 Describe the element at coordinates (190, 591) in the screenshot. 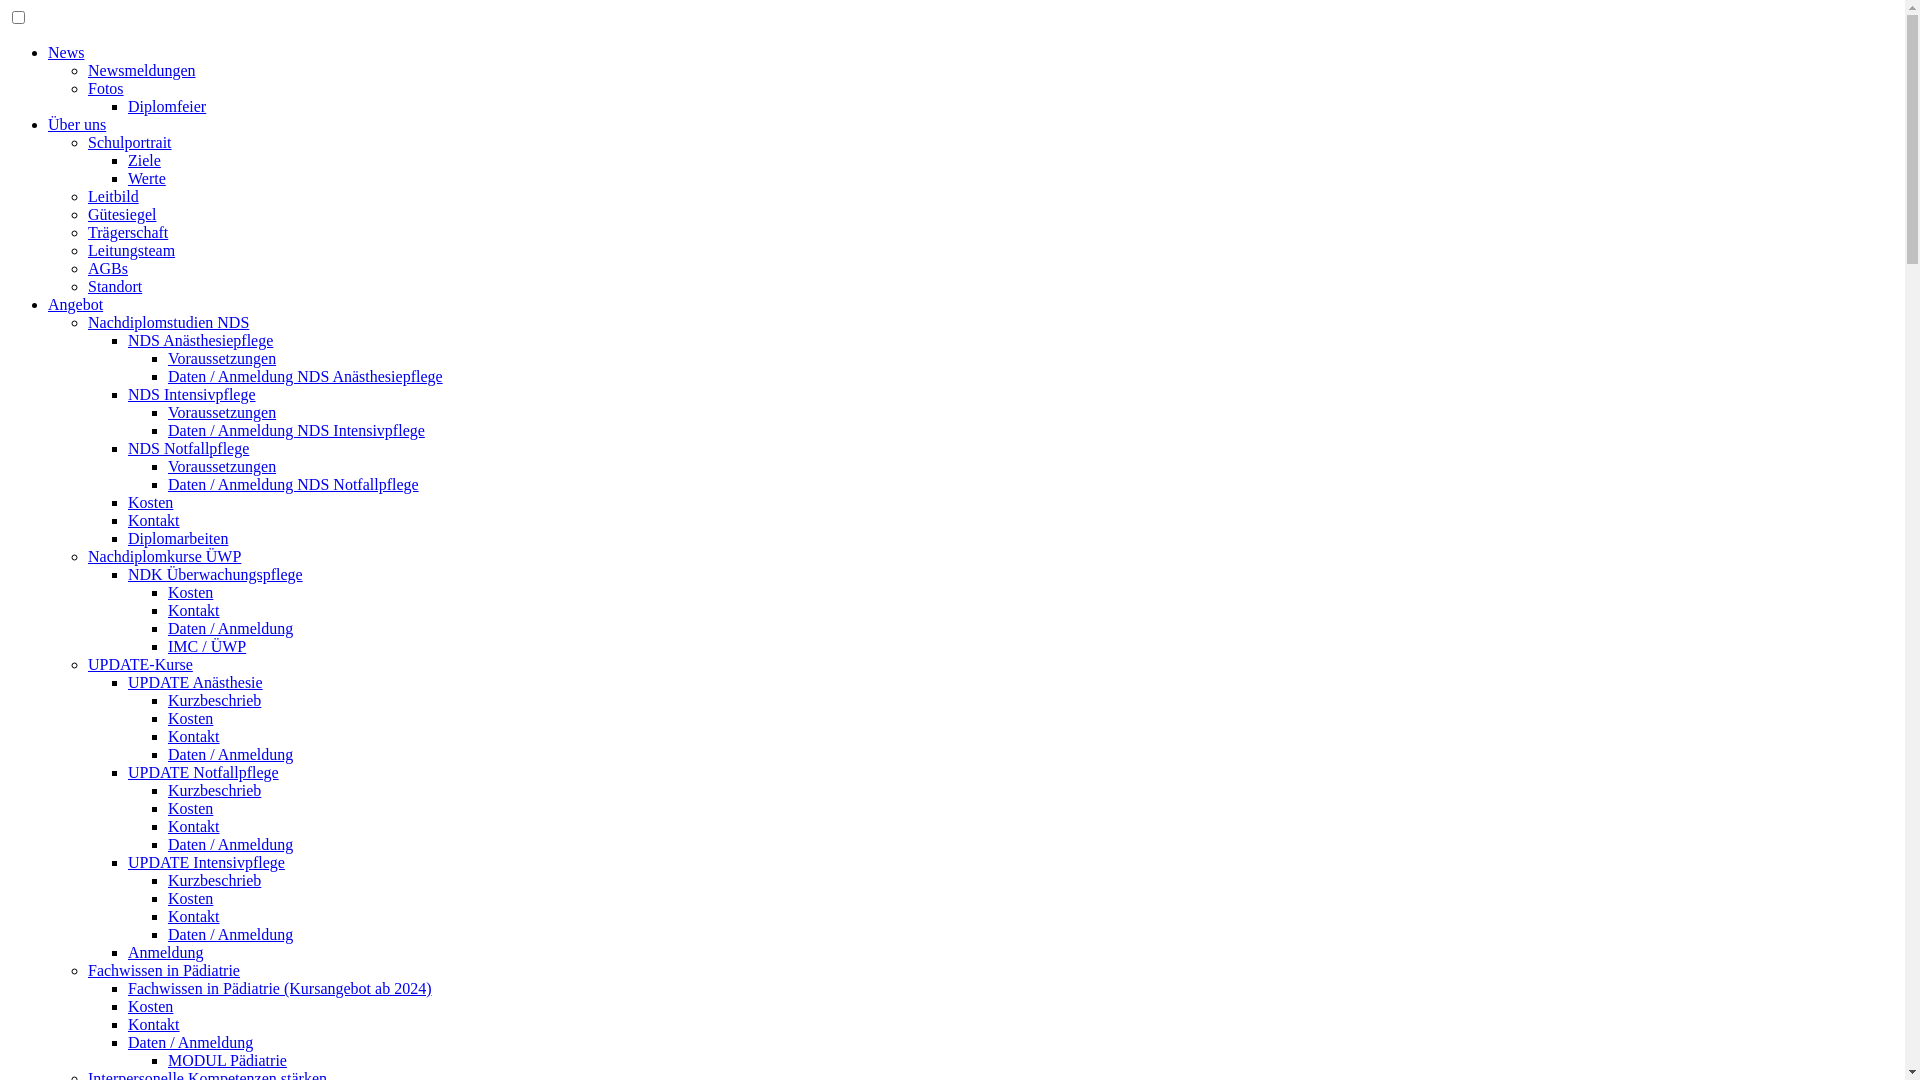

I see `'Kosten'` at that location.